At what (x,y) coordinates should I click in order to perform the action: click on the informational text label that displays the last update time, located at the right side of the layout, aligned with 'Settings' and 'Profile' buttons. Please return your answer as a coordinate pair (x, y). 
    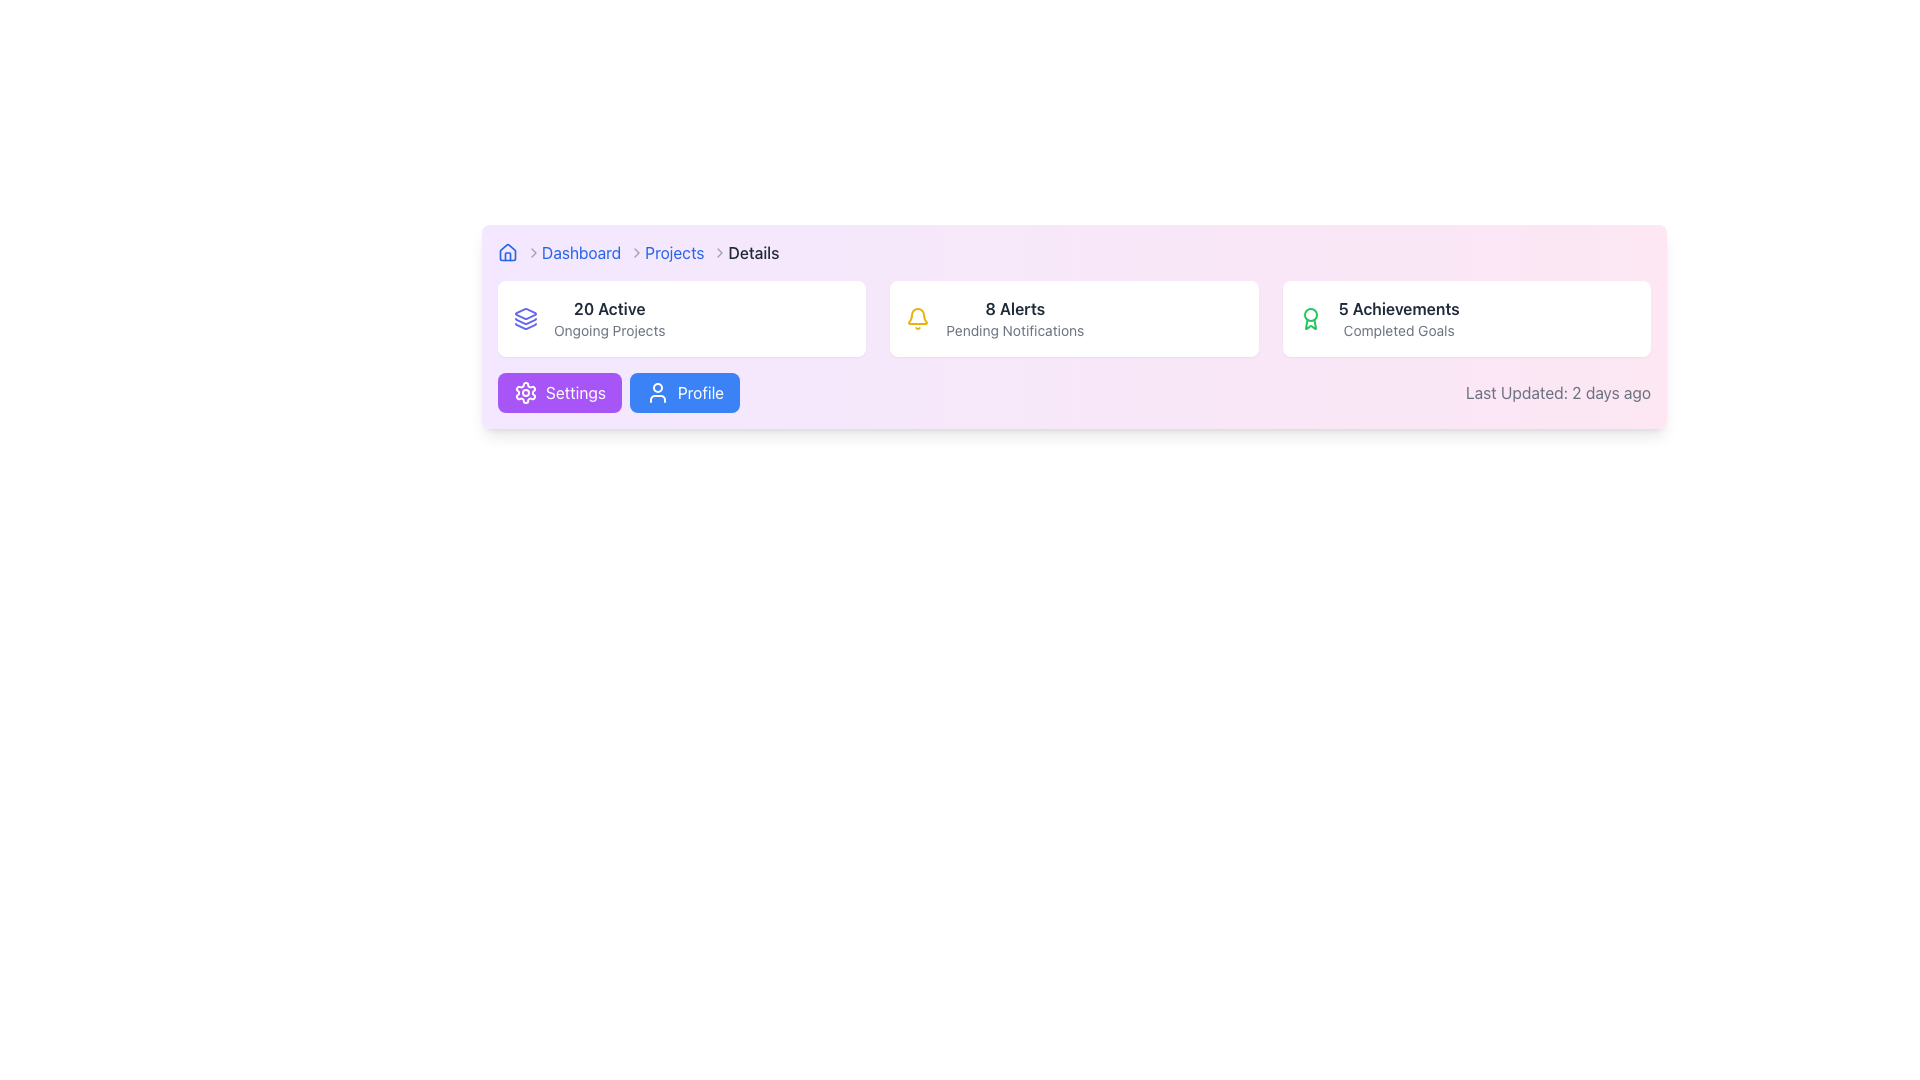
    Looking at the image, I should click on (1557, 393).